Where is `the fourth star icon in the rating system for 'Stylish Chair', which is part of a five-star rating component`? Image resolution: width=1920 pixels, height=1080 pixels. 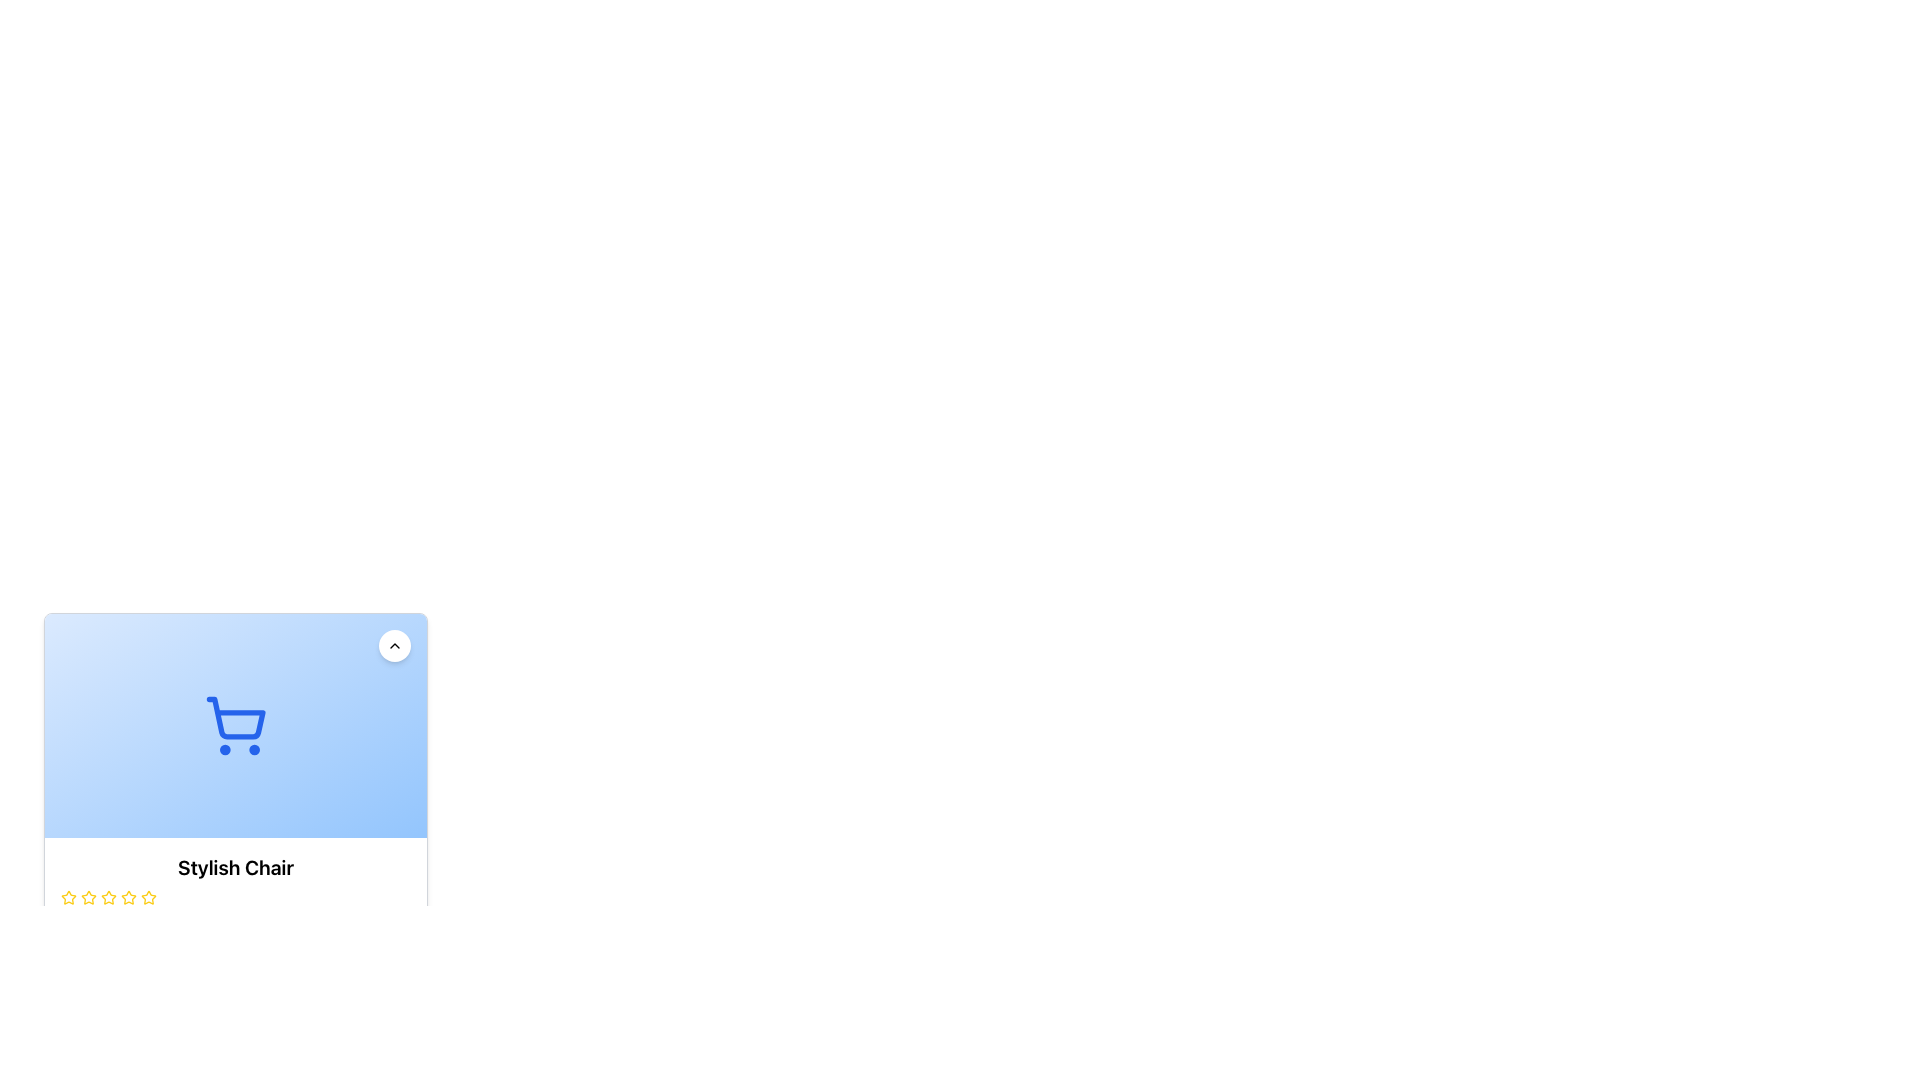 the fourth star icon in the rating system for 'Stylish Chair', which is part of a five-star rating component is located at coordinates (147, 896).